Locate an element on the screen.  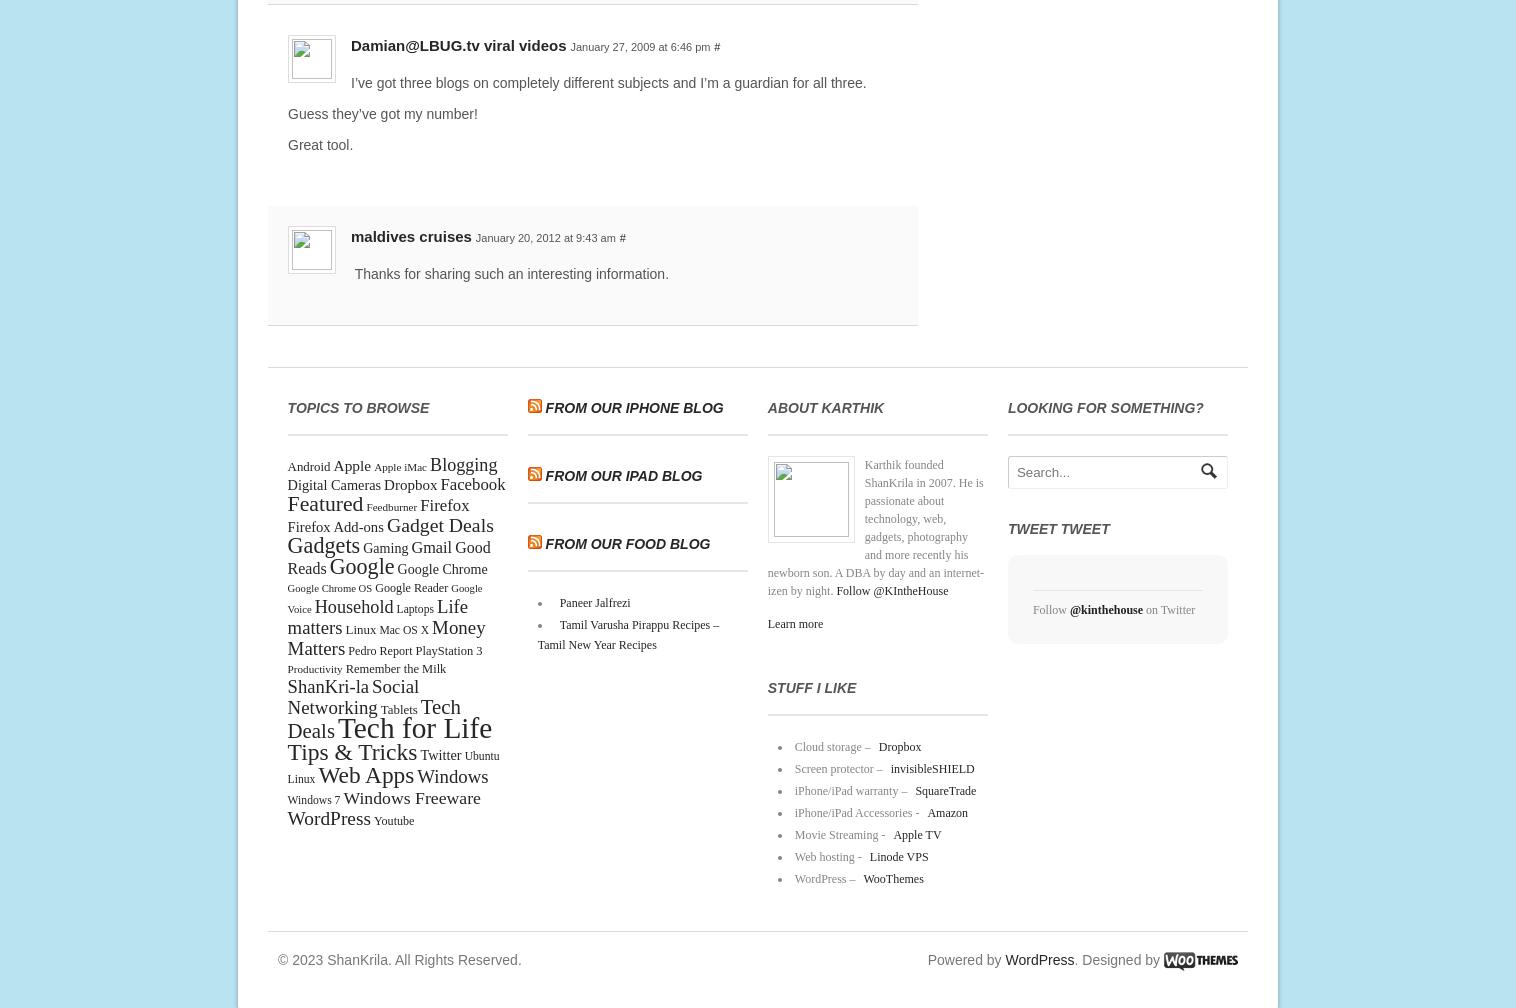
'Apple TV' is located at coordinates (892, 834).